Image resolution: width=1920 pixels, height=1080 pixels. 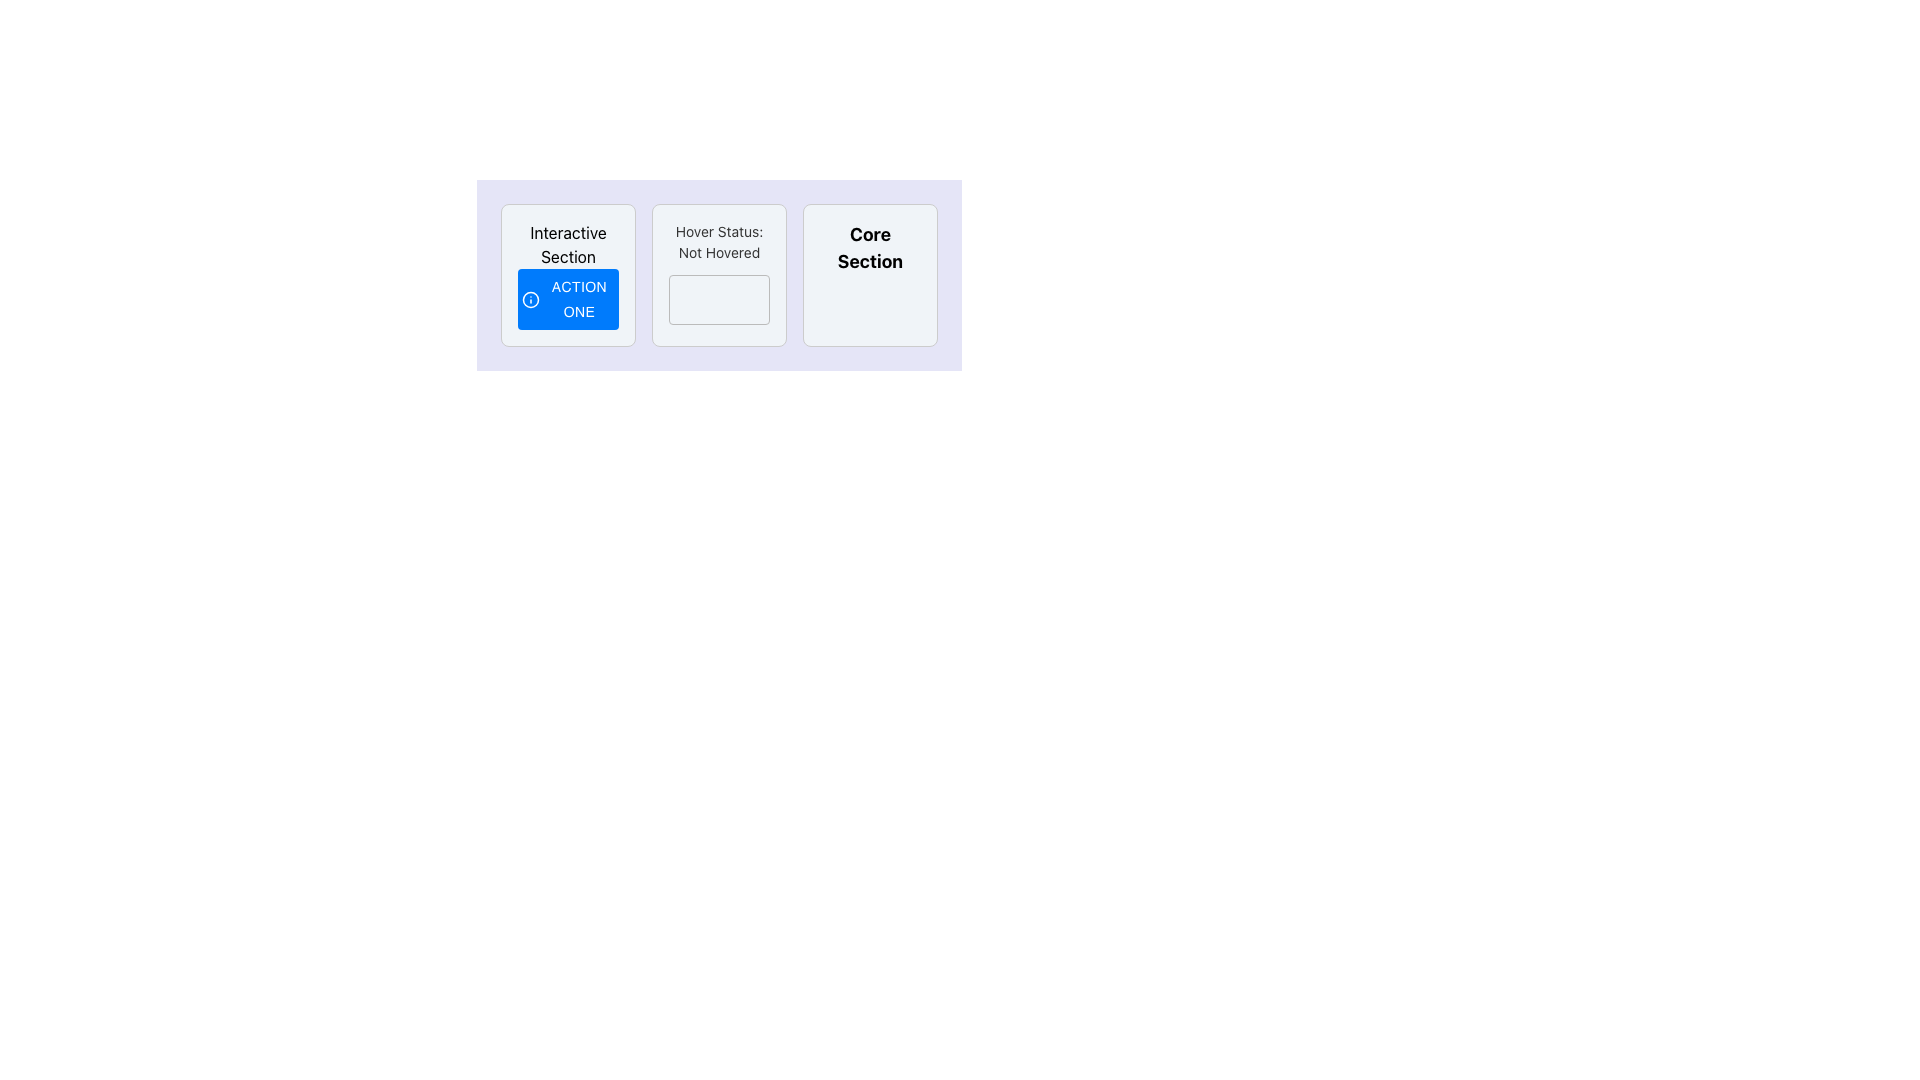 What do you see at coordinates (719, 275) in the screenshot?
I see `the status change in the middle section labeled 'Hover Status: Not Hovered' of the Informational section, which is bordered by 'Interactive Section' on the left and 'Core Section' on the right, by hovering over the element` at bounding box center [719, 275].